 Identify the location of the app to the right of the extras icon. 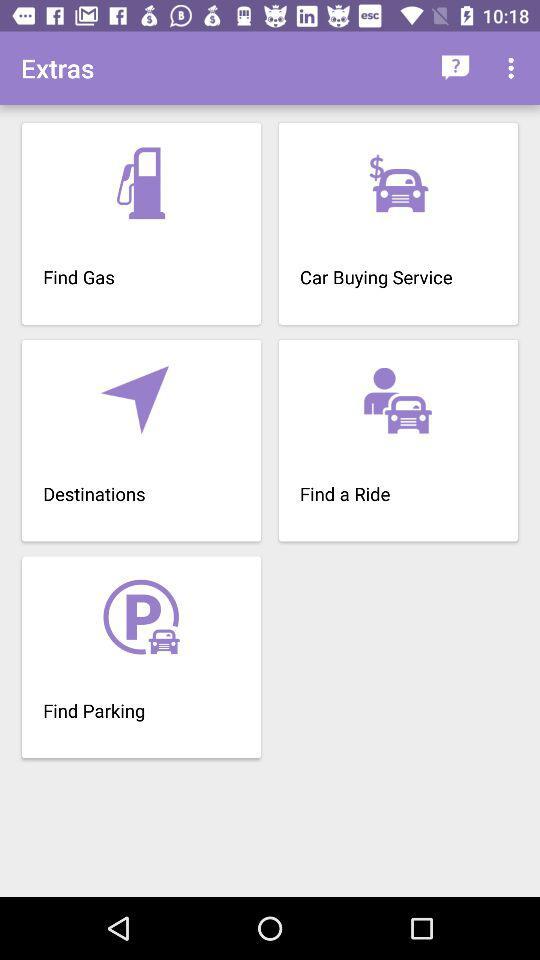
(455, 68).